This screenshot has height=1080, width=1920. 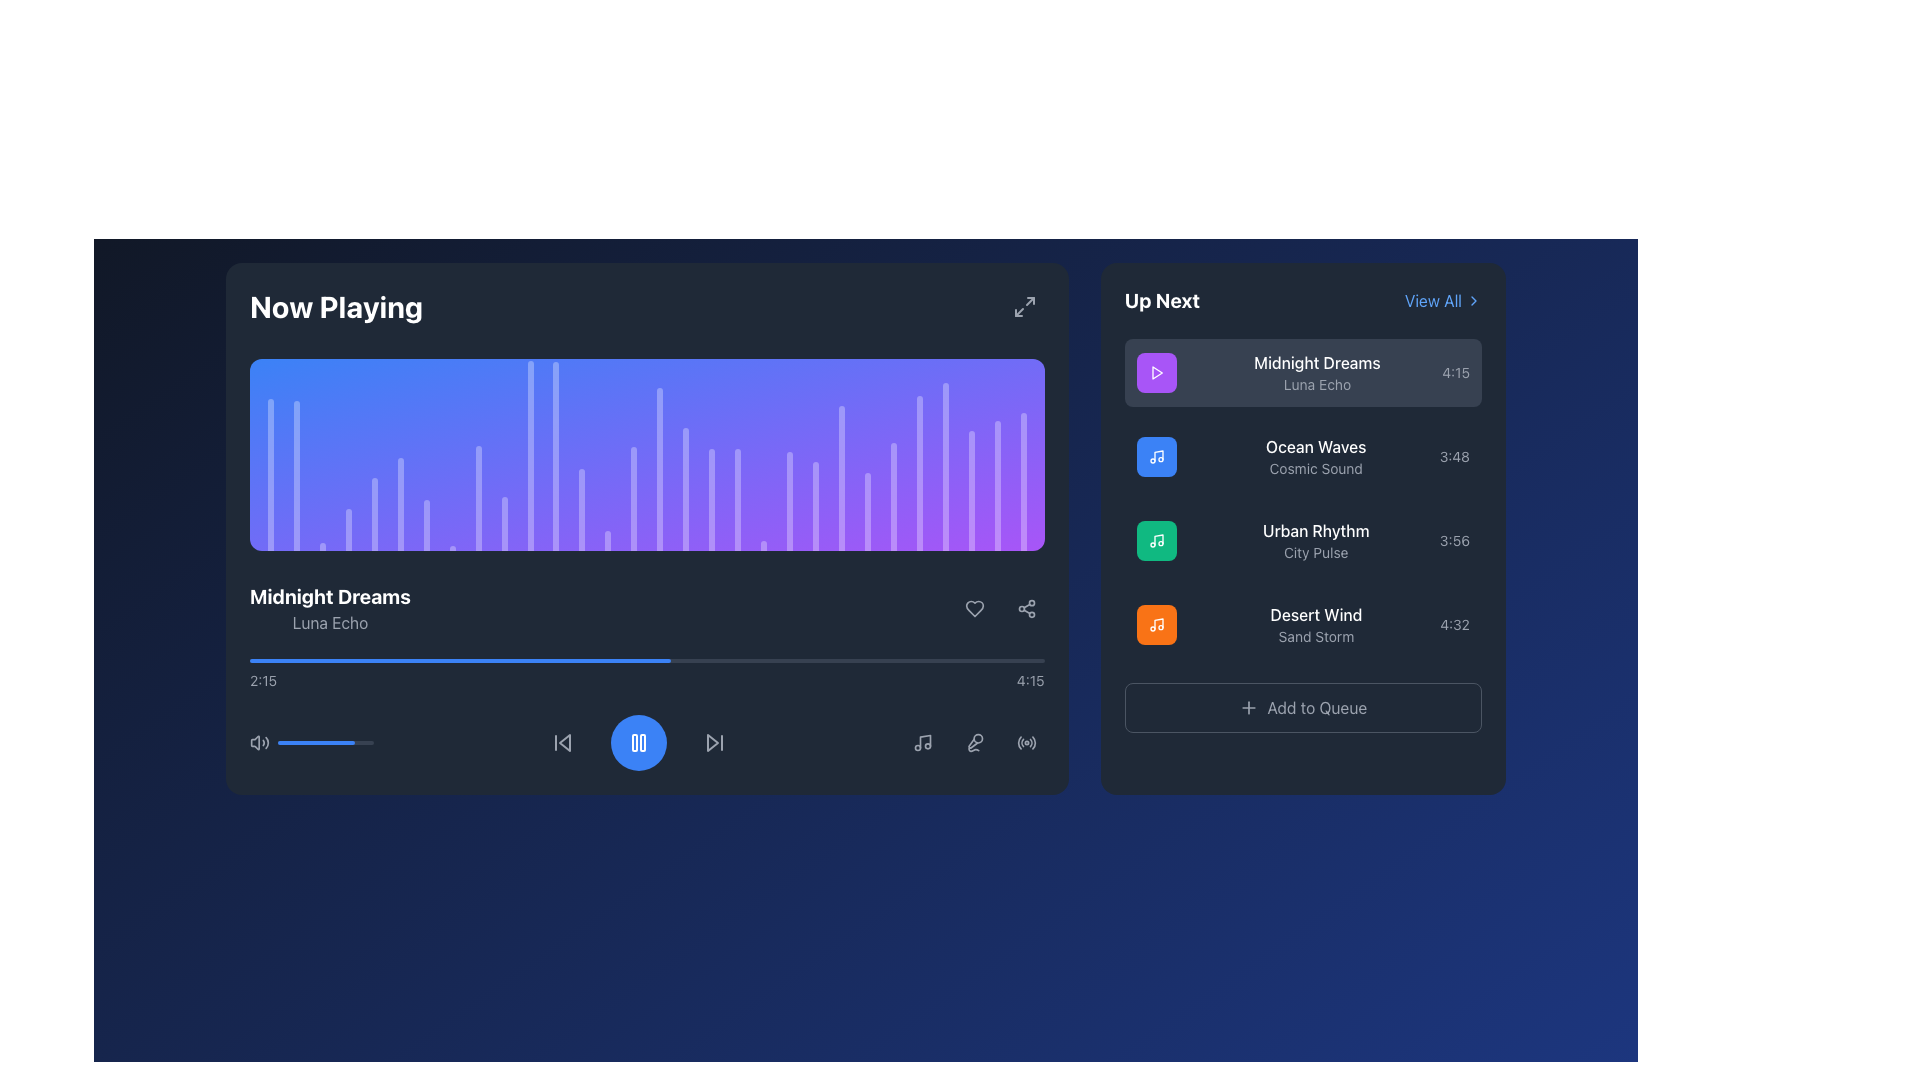 I want to click on the text label that displays the duration of the corresponding track in the third row of the 'Up Next' section, located on the far right side adjacent to the 'Urban Rhythm' entry, so click(x=1454, y=540).